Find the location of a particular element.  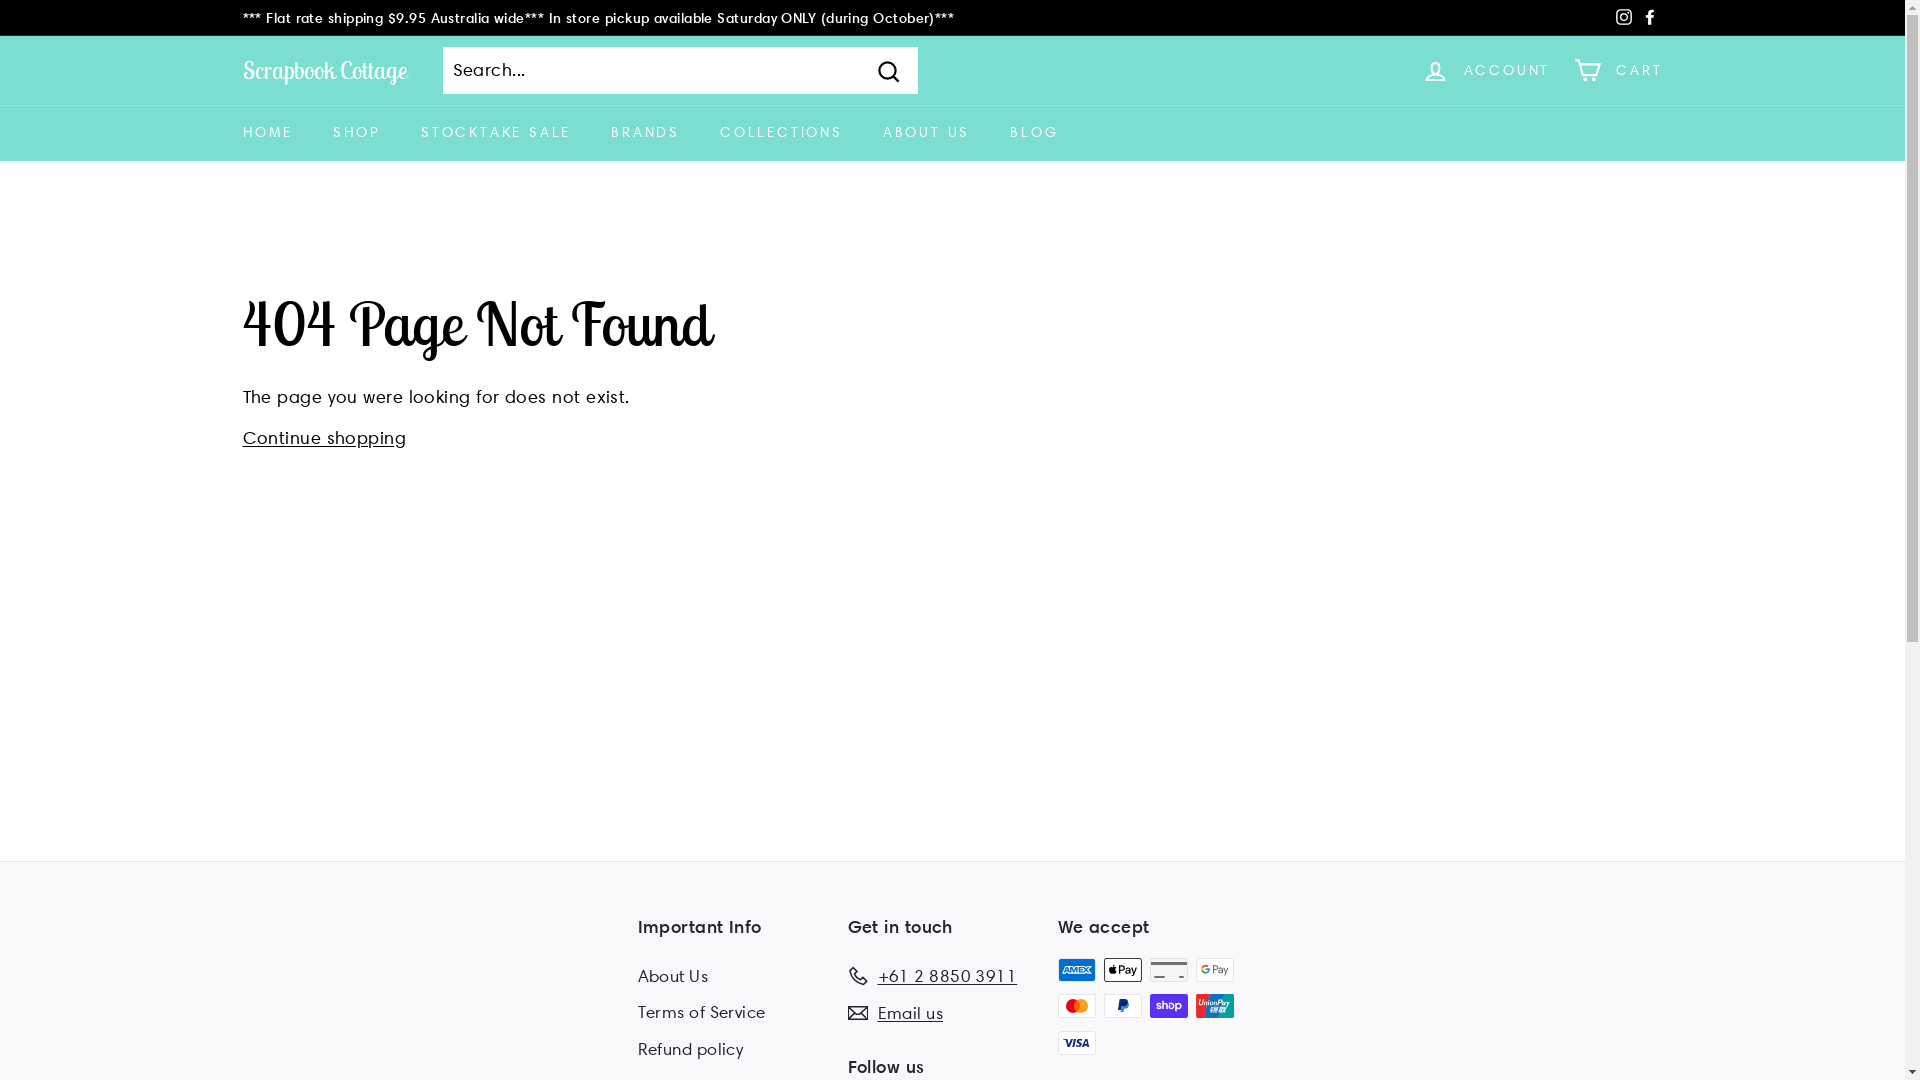

'Email us' is located at coordinates (895, 1013).